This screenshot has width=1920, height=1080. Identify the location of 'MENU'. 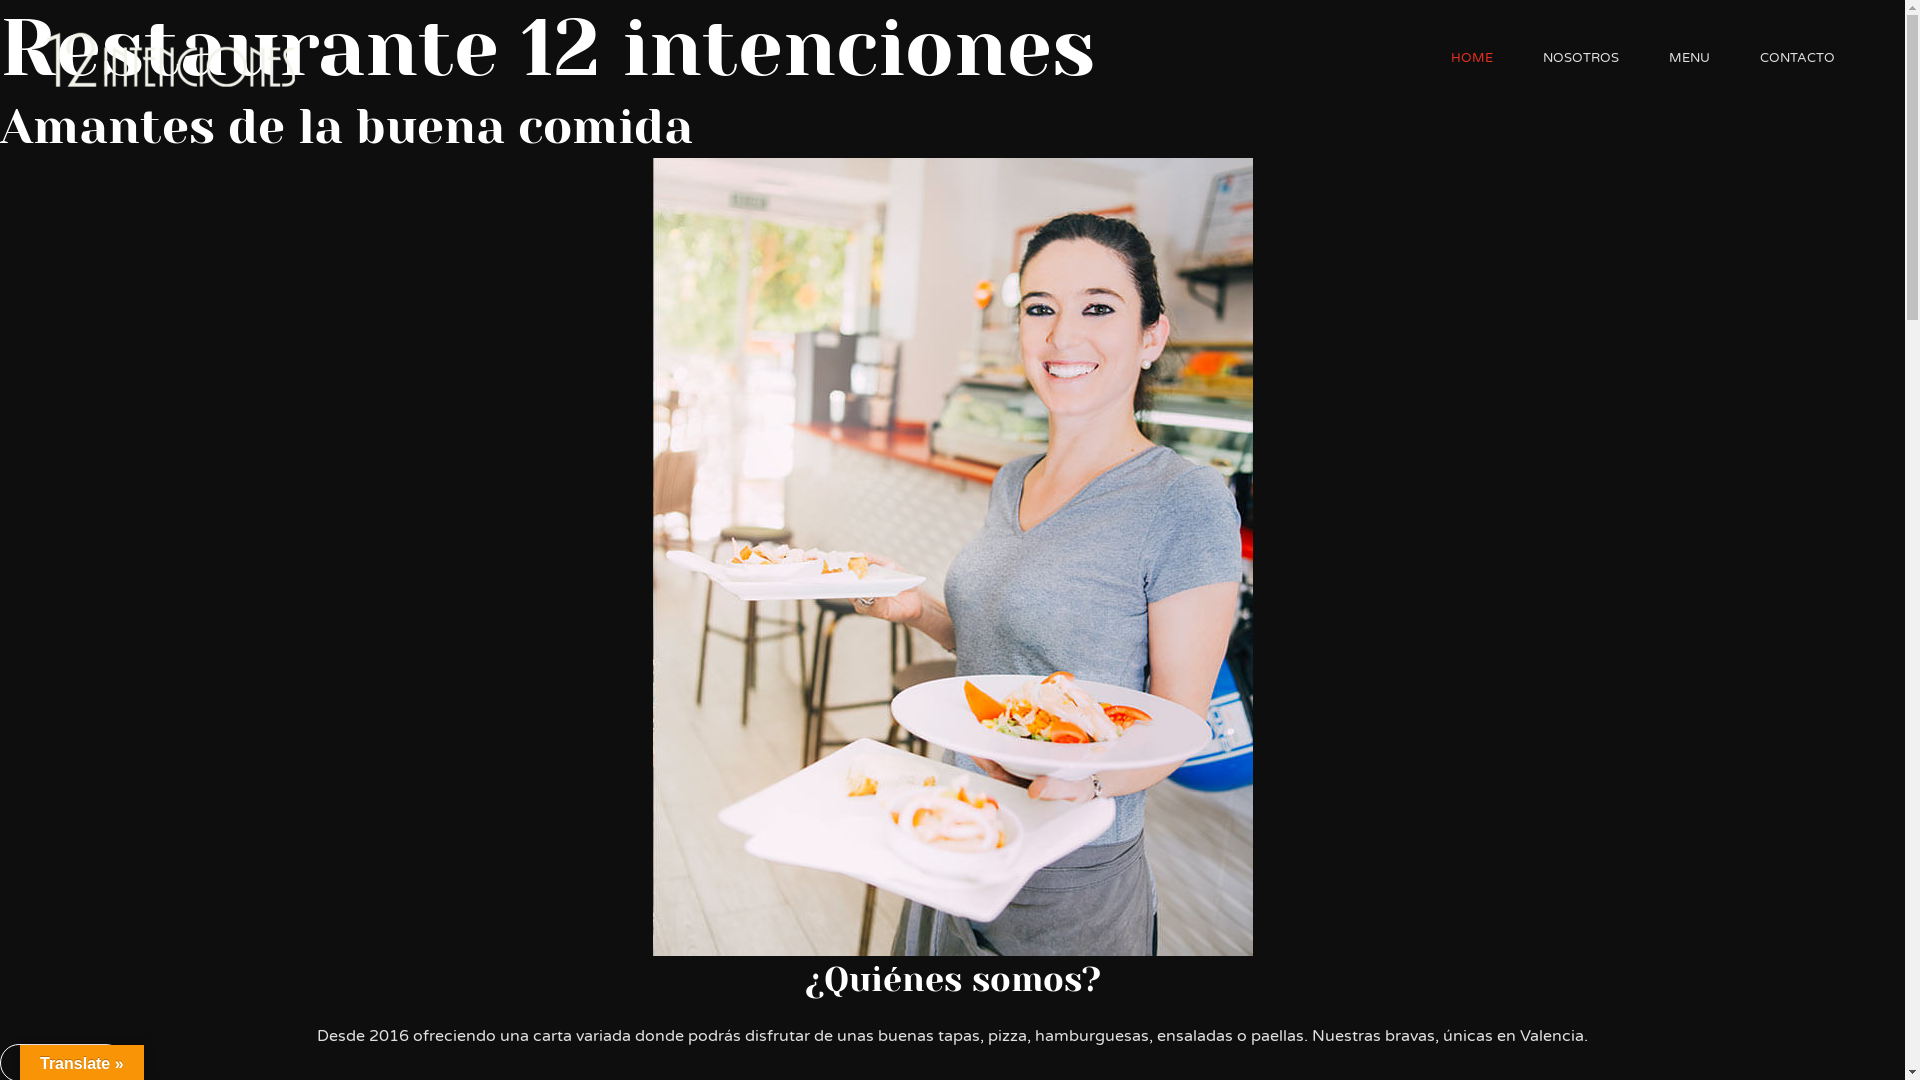
(1643, 56).